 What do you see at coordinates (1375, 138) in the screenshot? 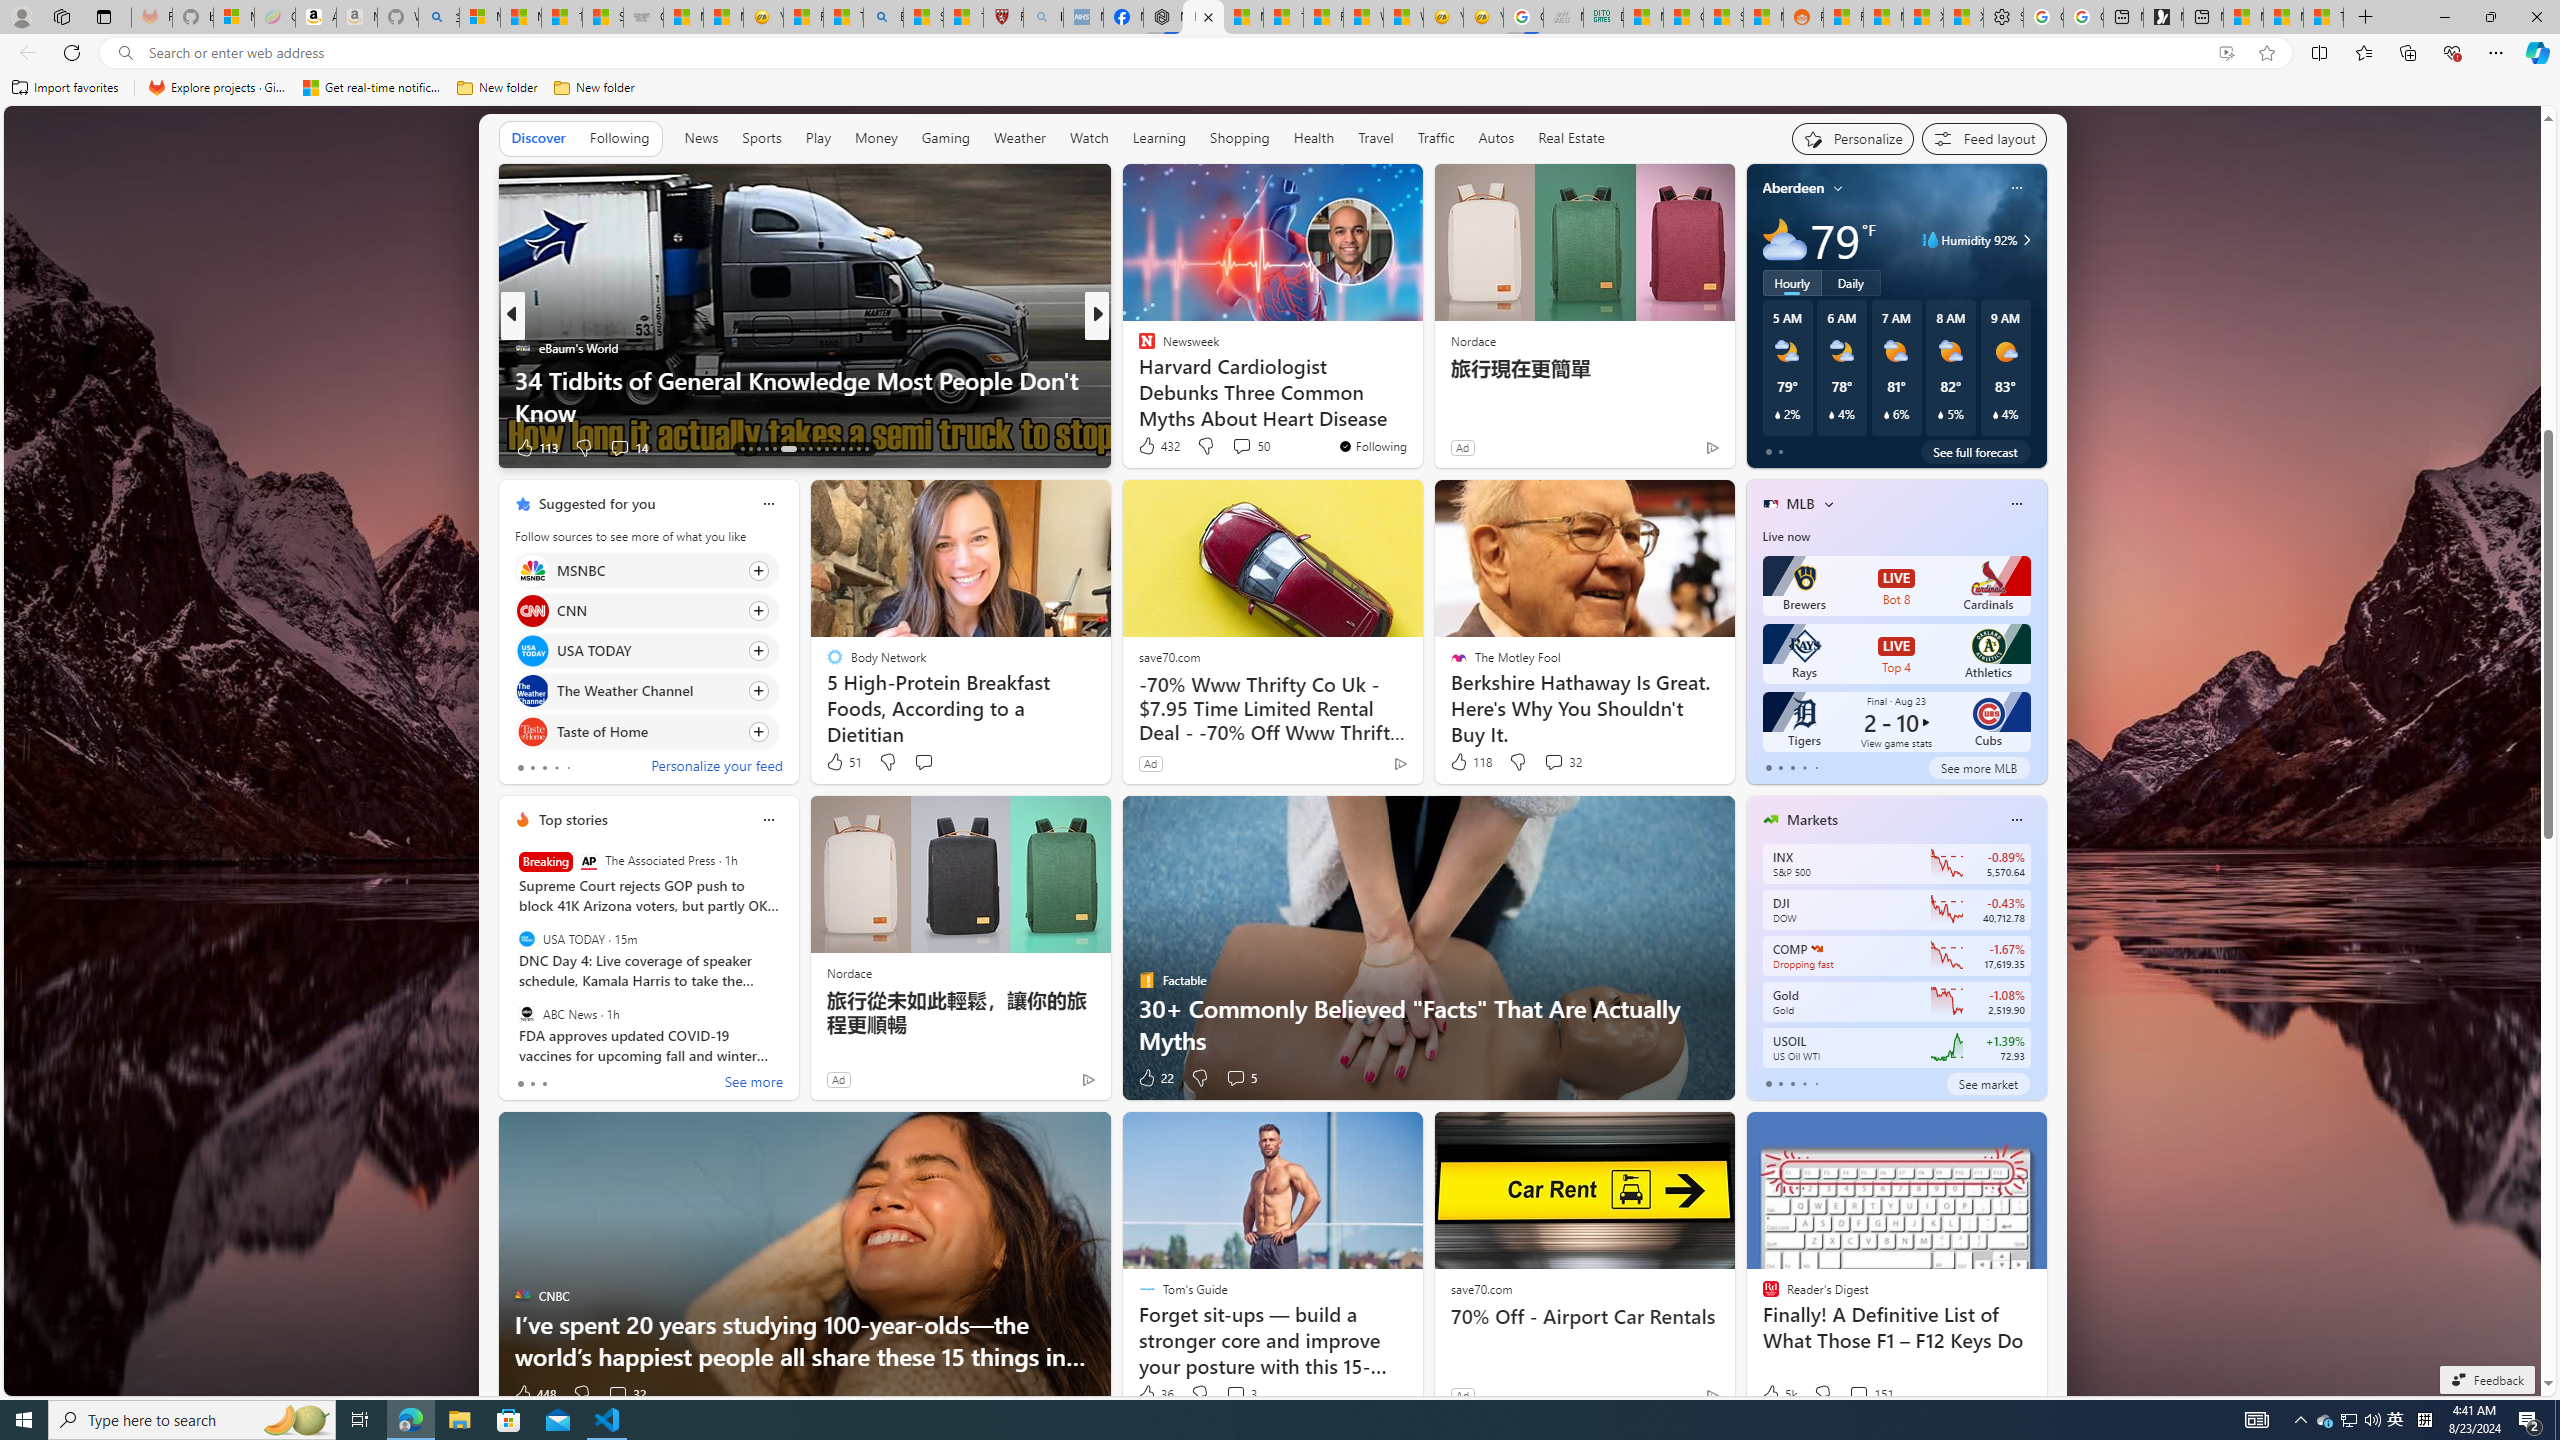
I see `'Travel'` at bounding box center [1375, 138].